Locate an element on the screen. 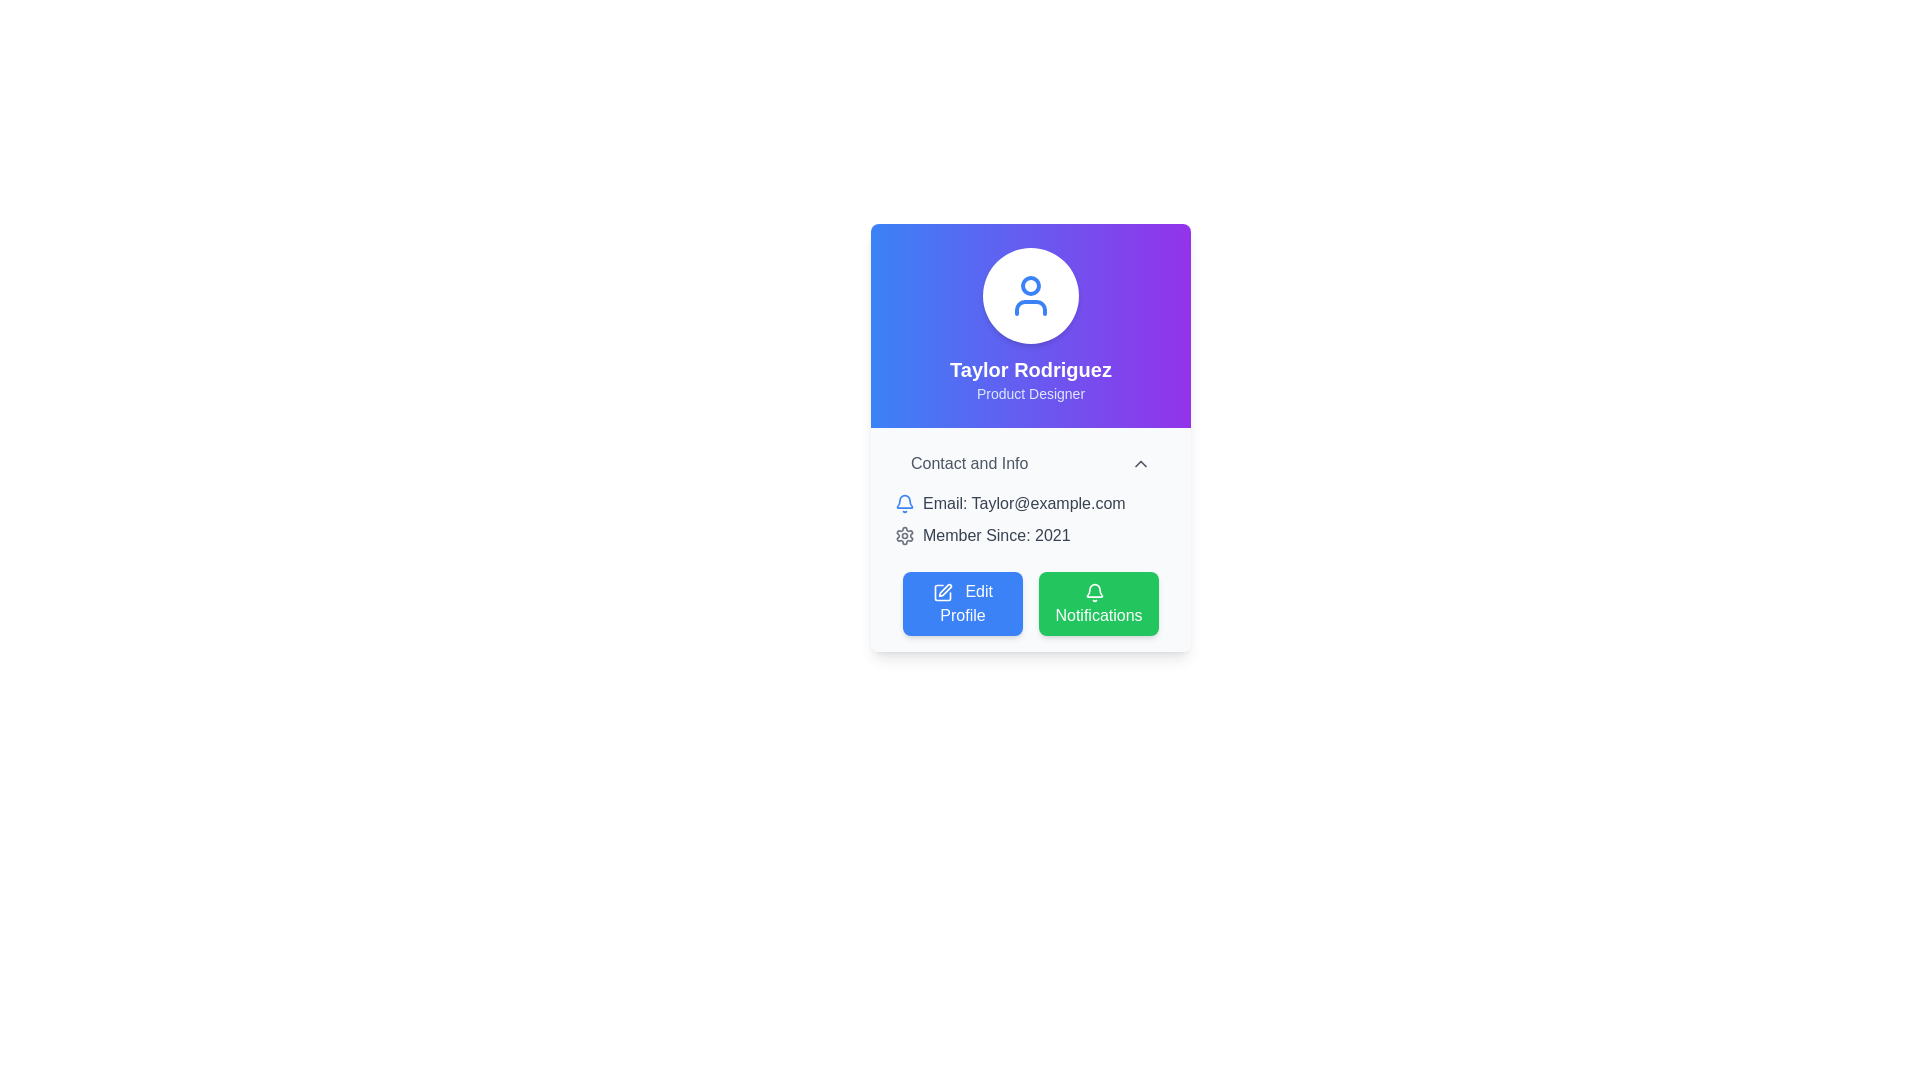 The width and height of the screenshot is (1920, 1080). the static text label displaying the year the user became a member, which is positioned below the email text label and above the action buttons in the profile information card is located at coordinates (1031, 535).